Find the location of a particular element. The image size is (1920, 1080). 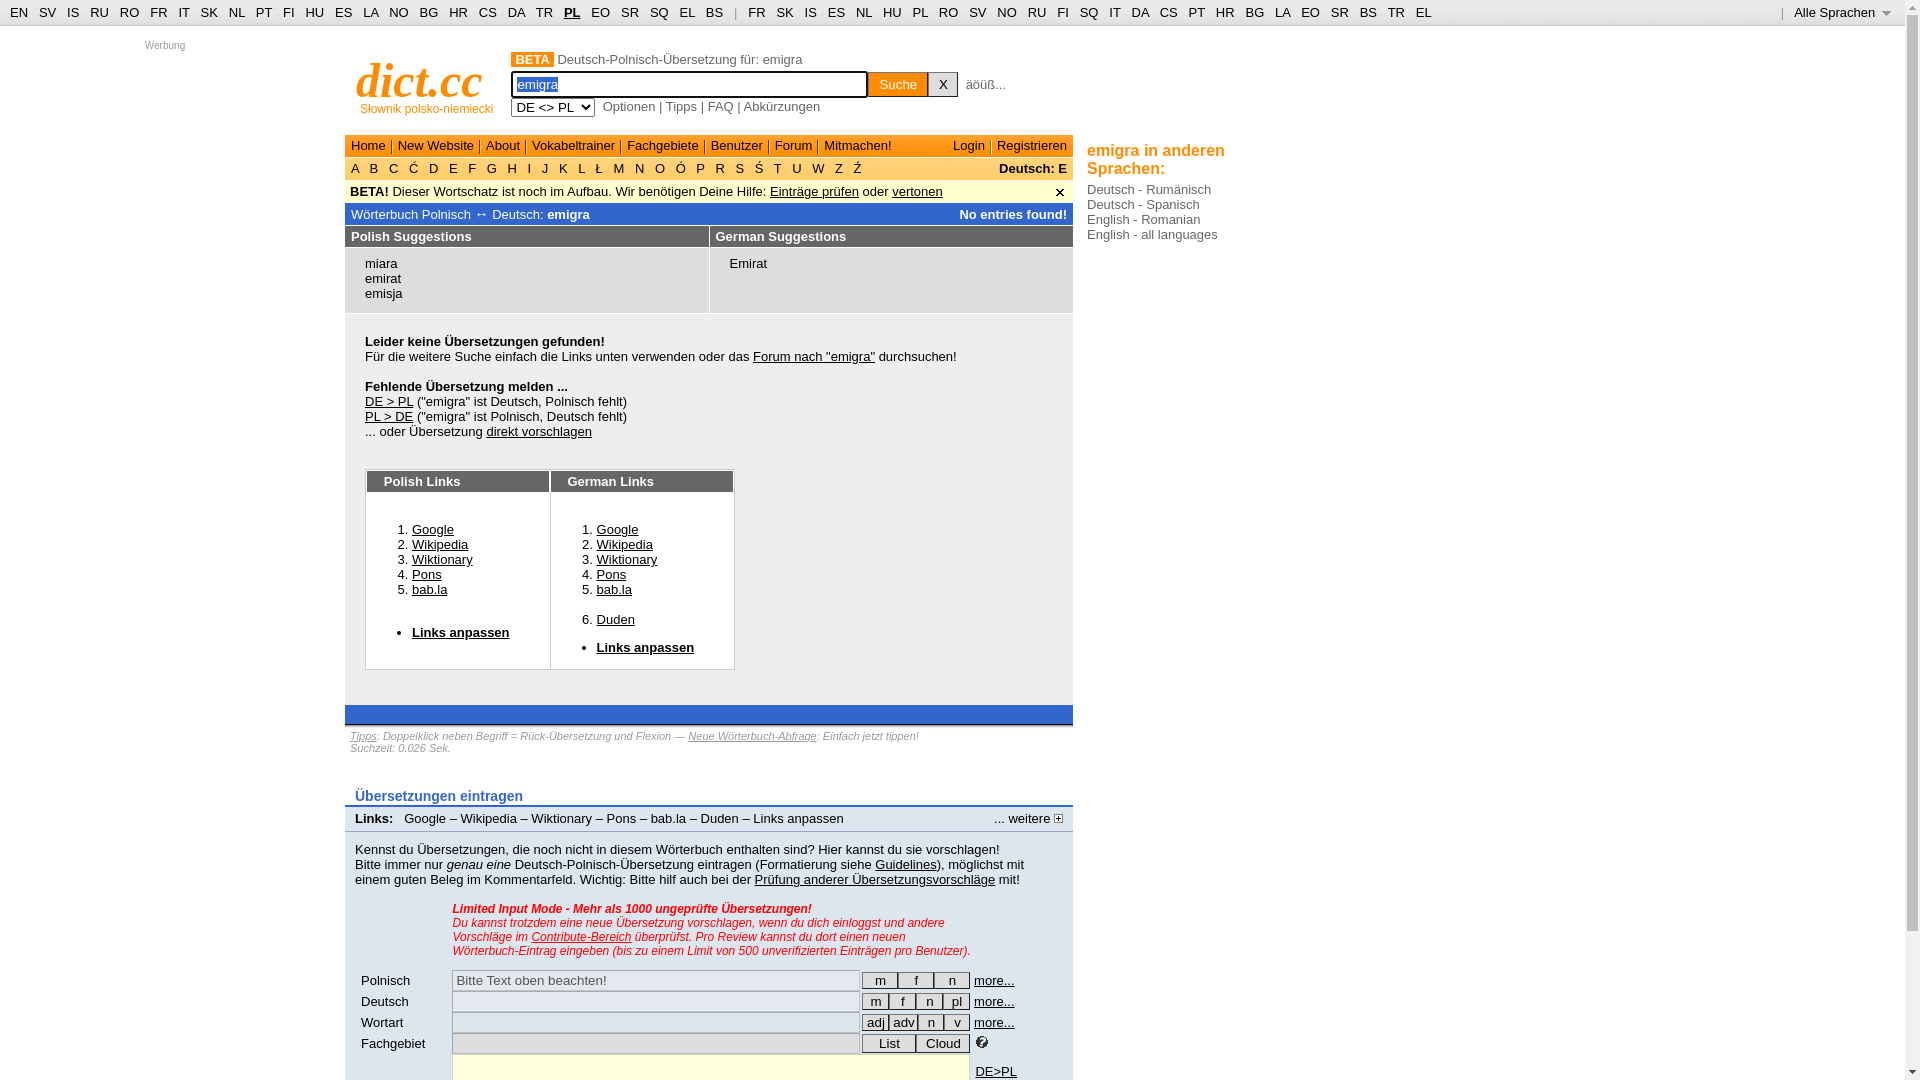

'O' is located at coordinates (659, 167).